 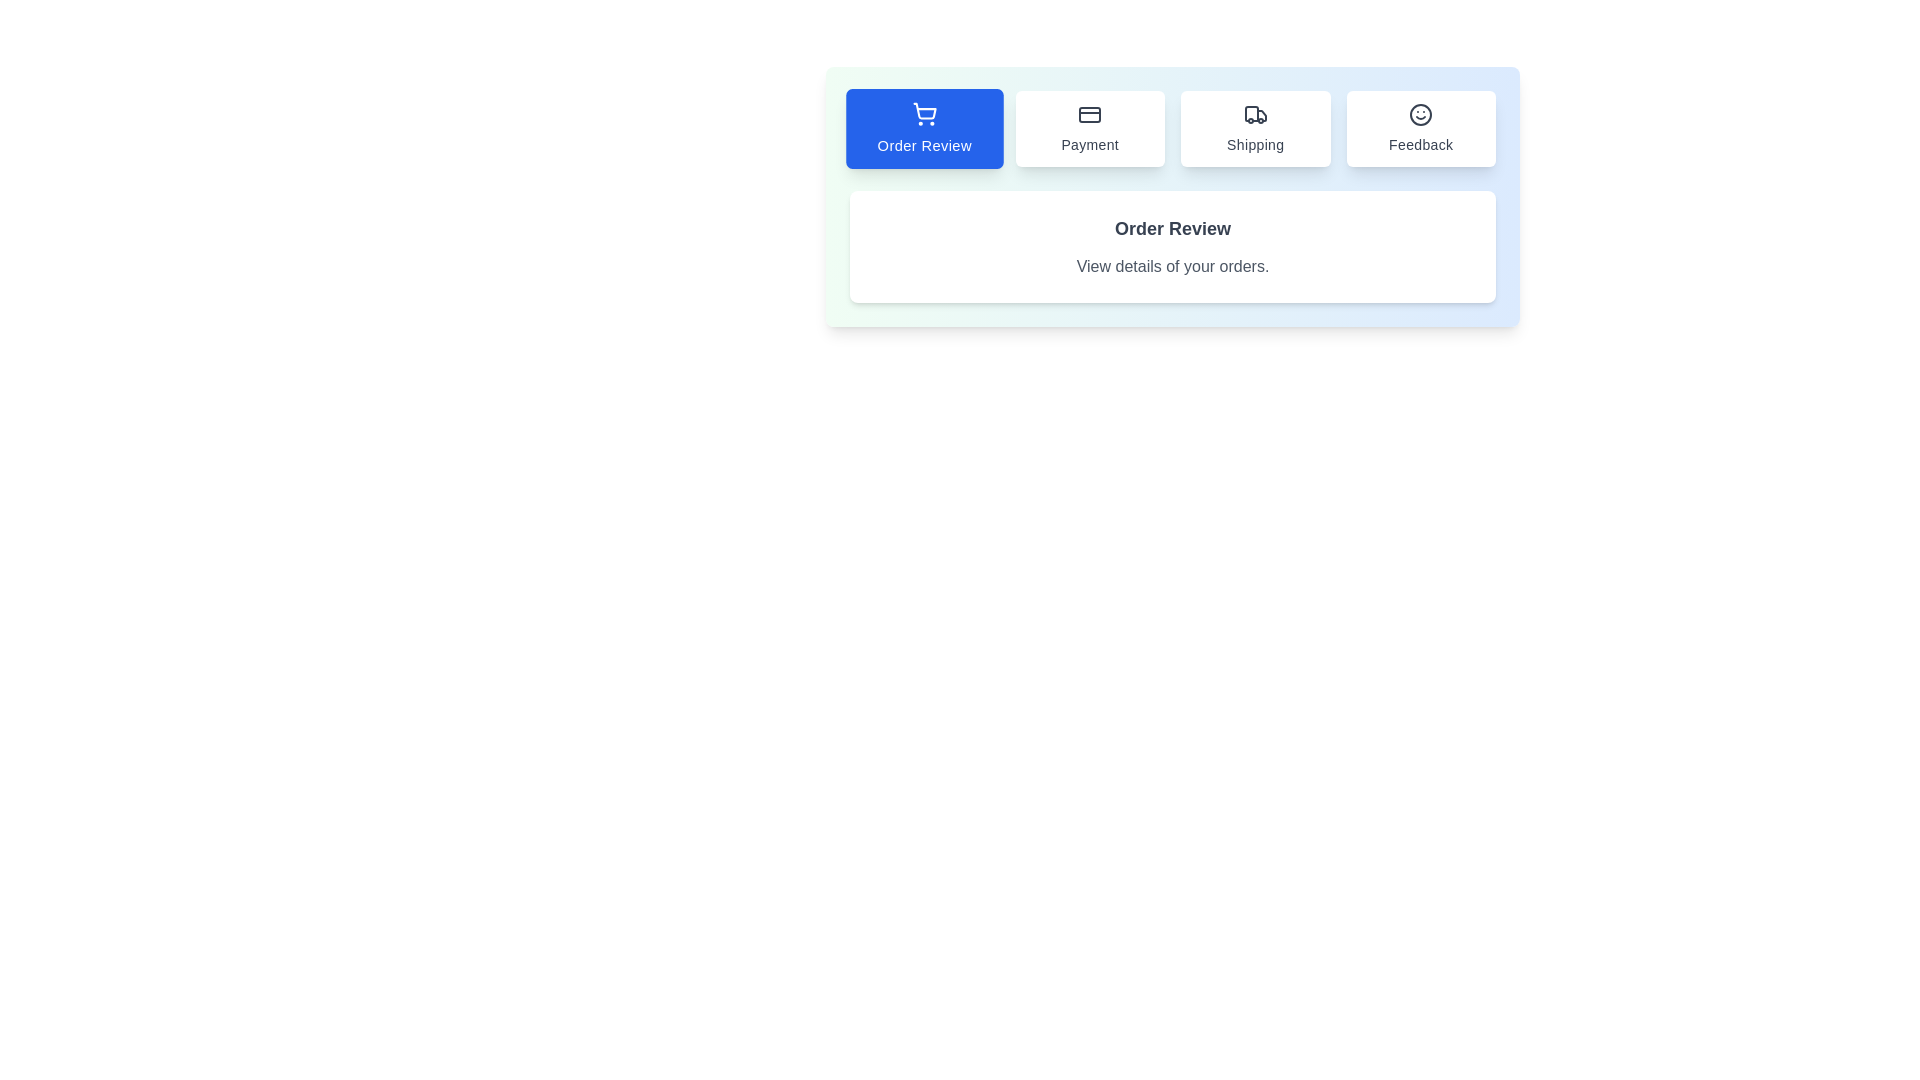 I want to click on the feedback button, the fourth button in a row of buttons positioned at the far right, so click(x=1420, y=128).